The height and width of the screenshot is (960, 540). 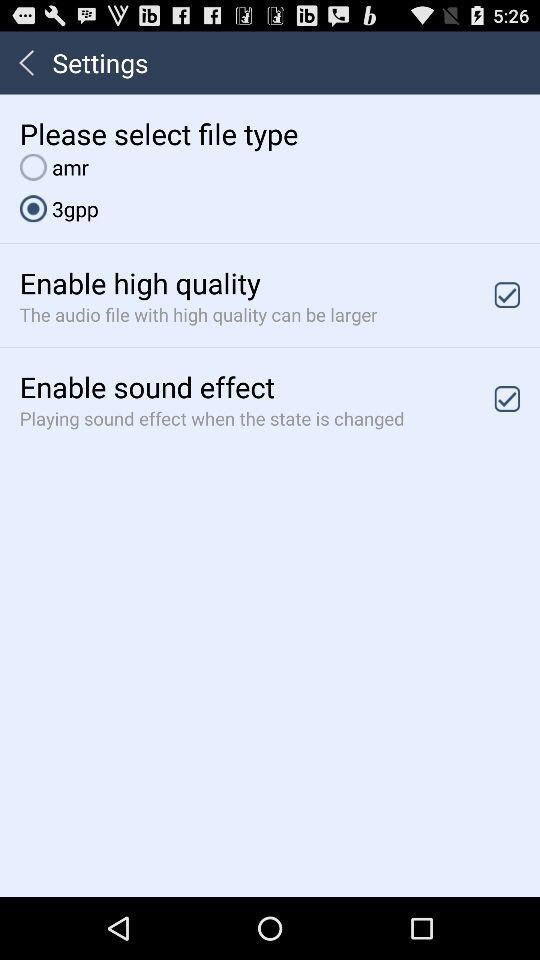 What do you see at coordinates (25, 62) in the screenshot?
I see `previous page` at bounding box center [25, 62].